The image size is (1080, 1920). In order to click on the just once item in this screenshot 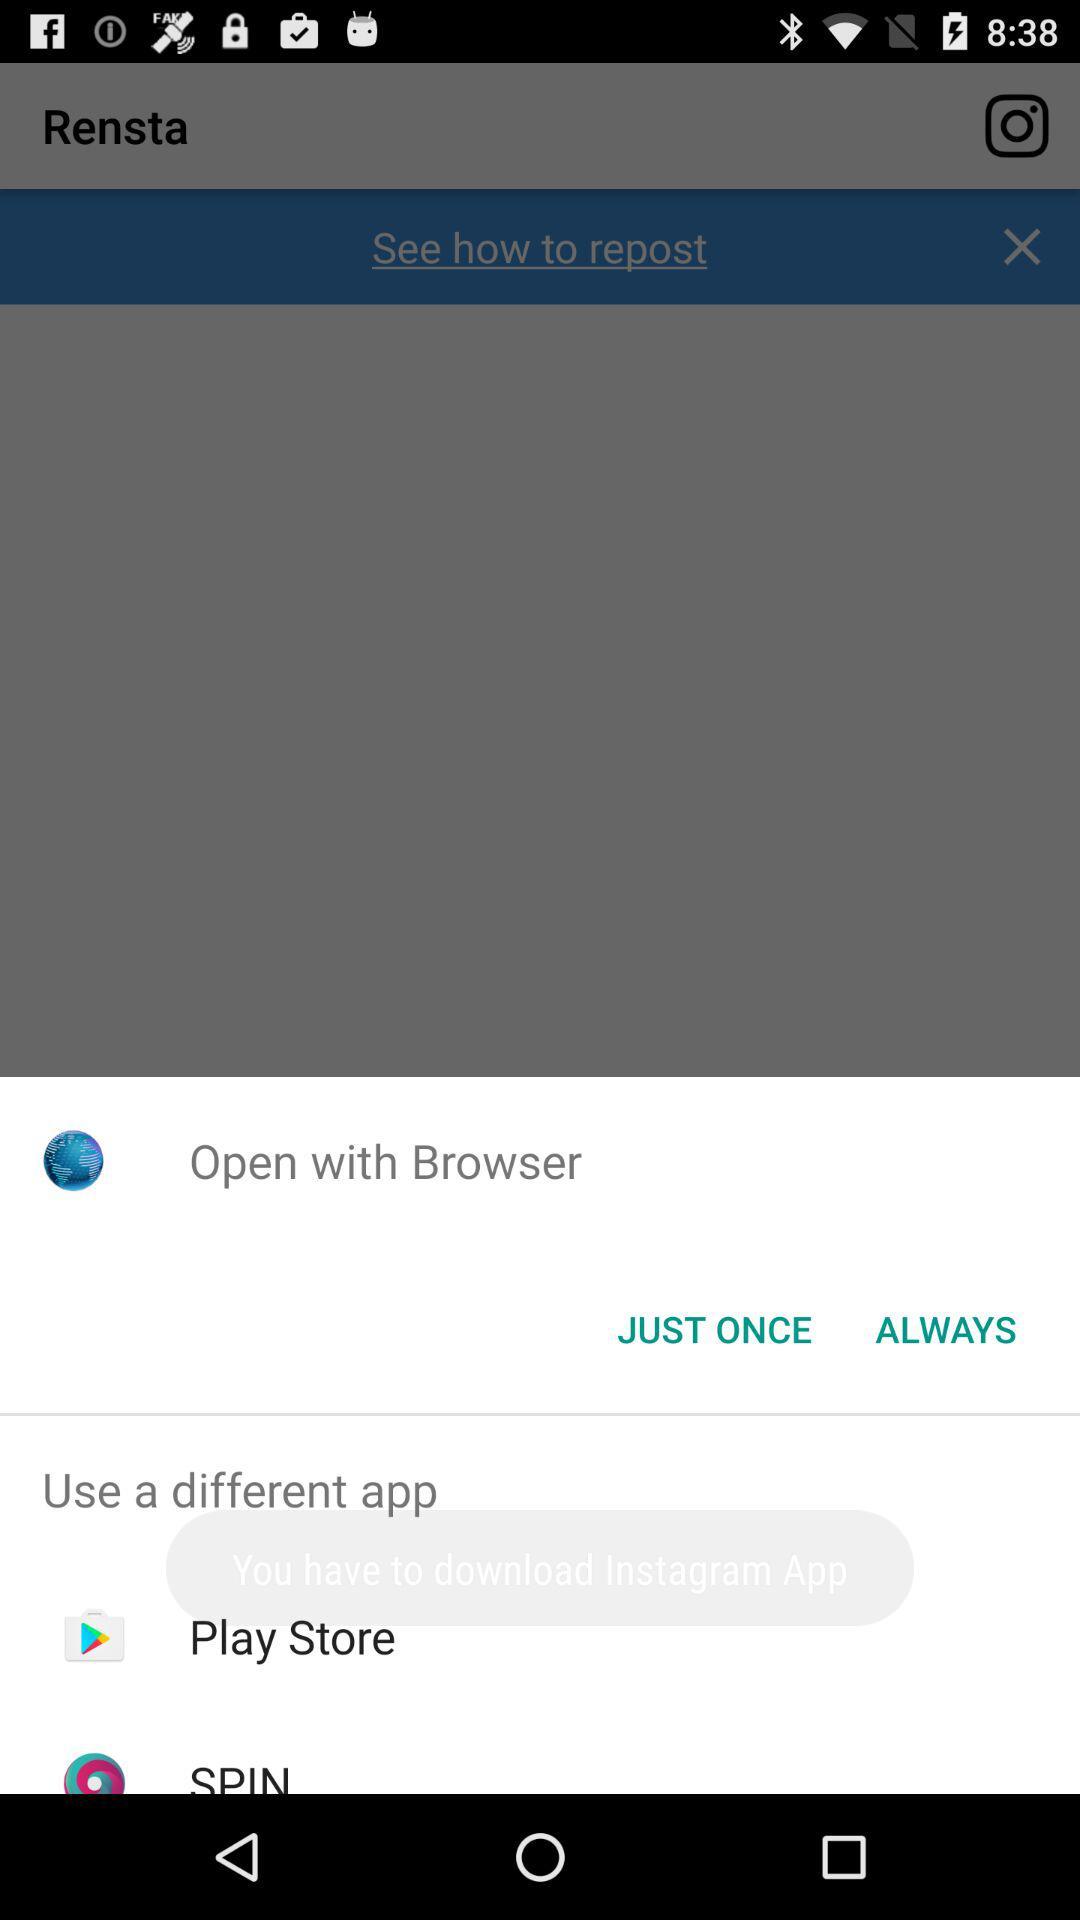, I will do `click(713, 1329)`.